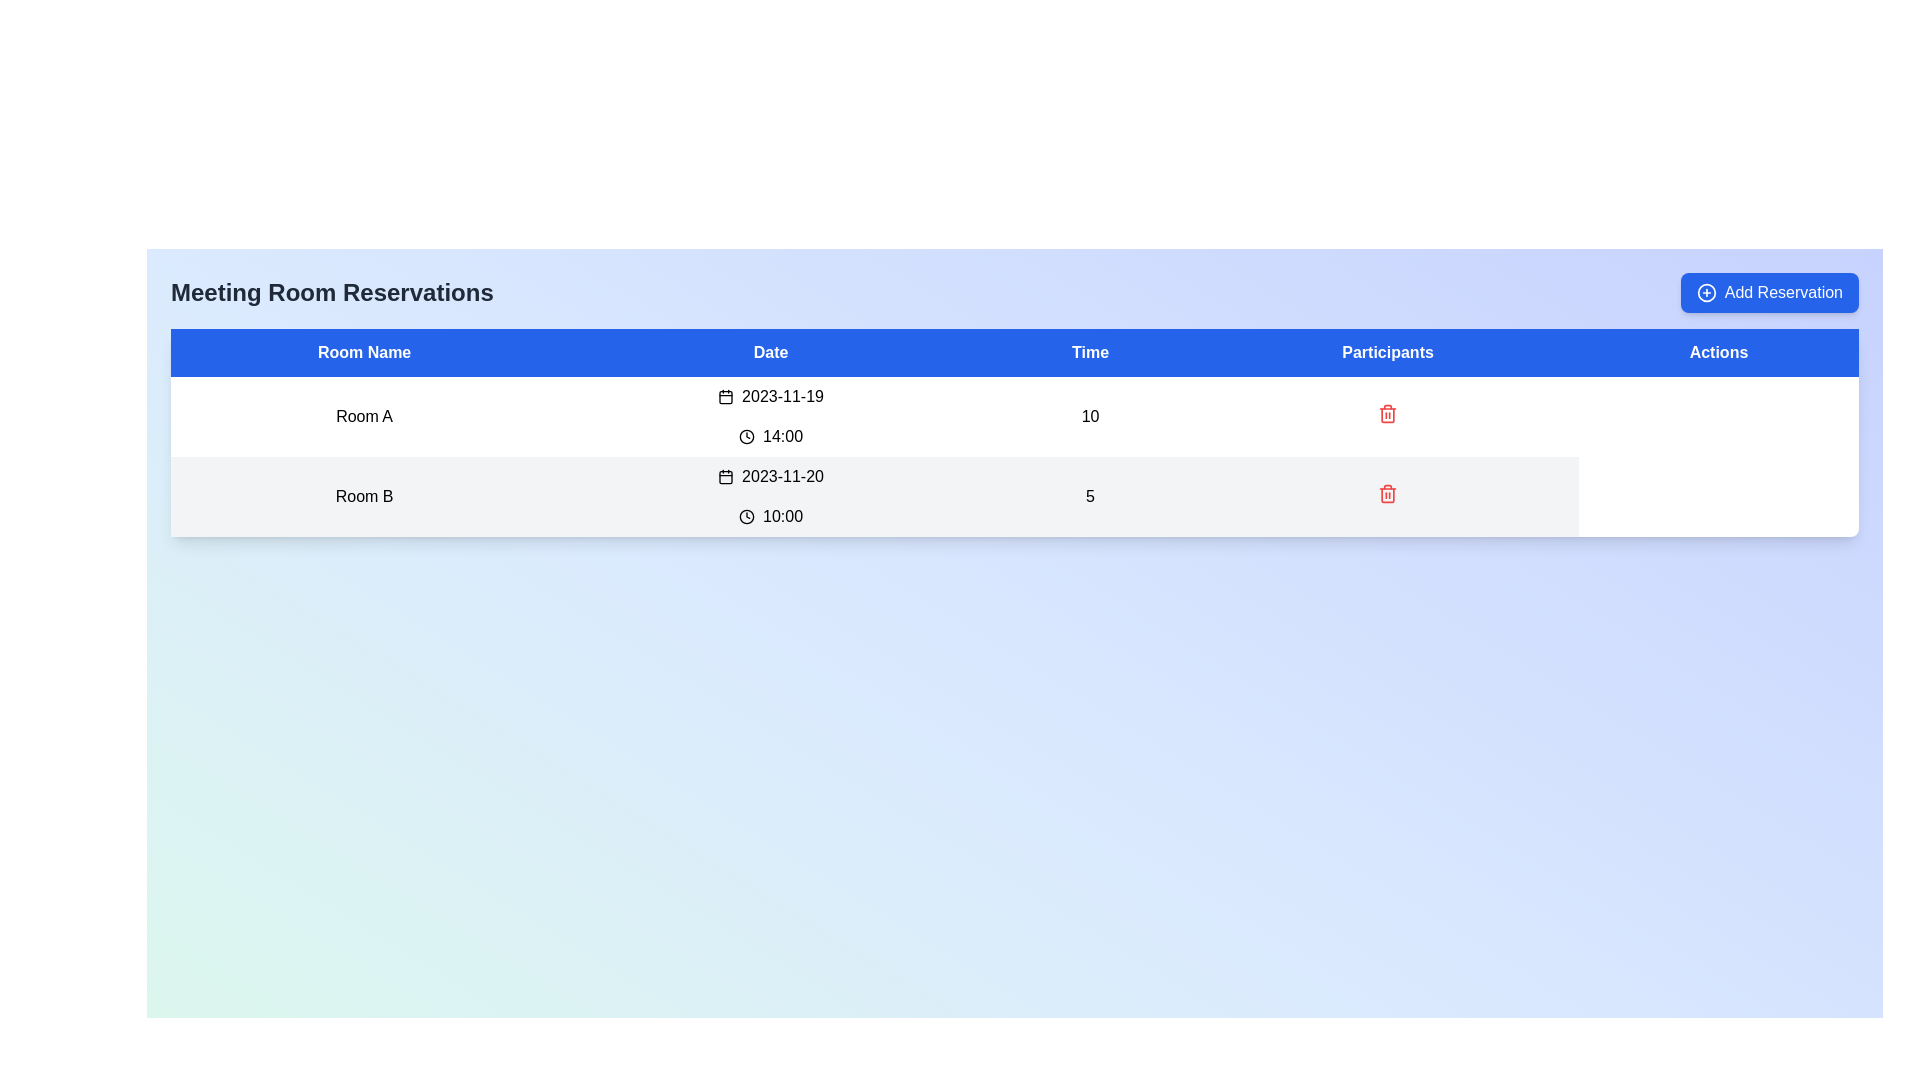 Image resolution: width=1920 pixels, height=1080 pixels. I want to click on the text label displaying '5' in the 'Participants' column under 'Room B', so click(1089, 496).